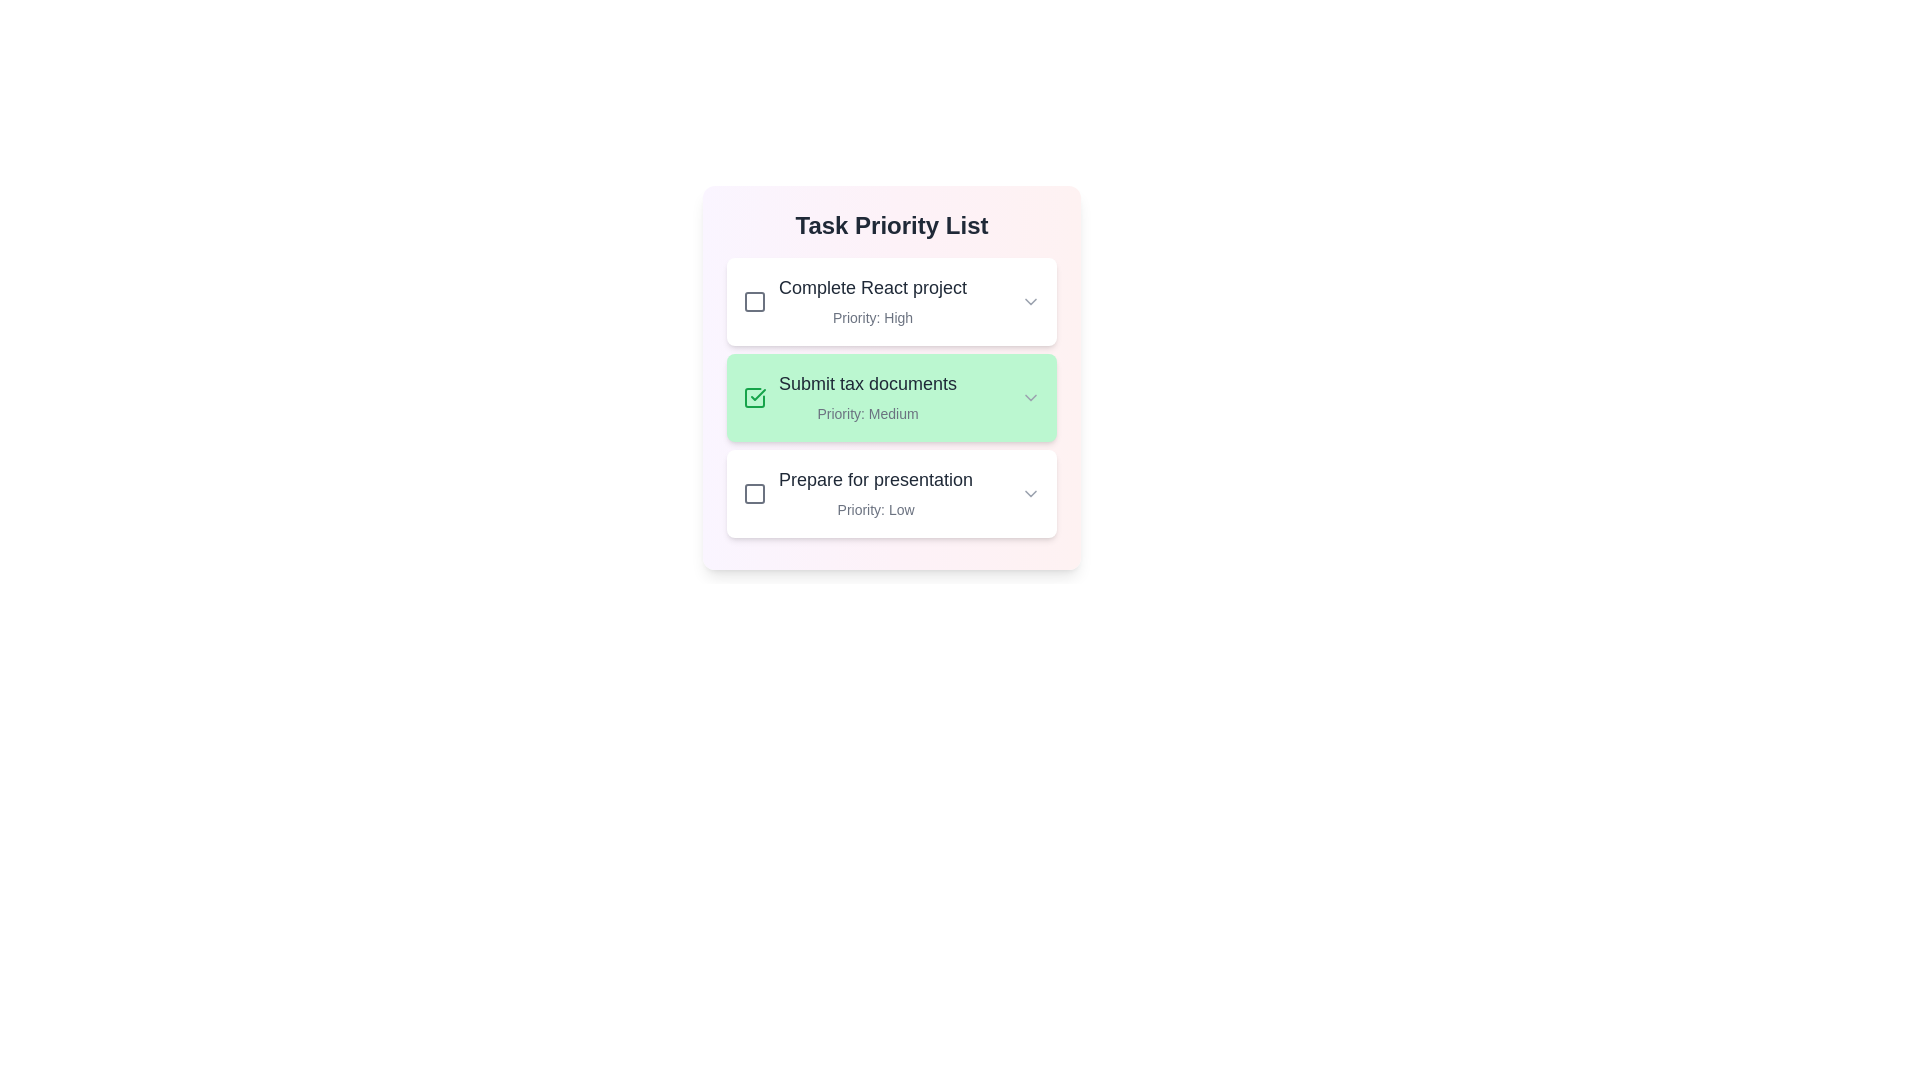 Image resolution: width=1920 pixels, height=1080 pixels. I want to click on the task with the title Prepare for presentation, so click(891, 493).